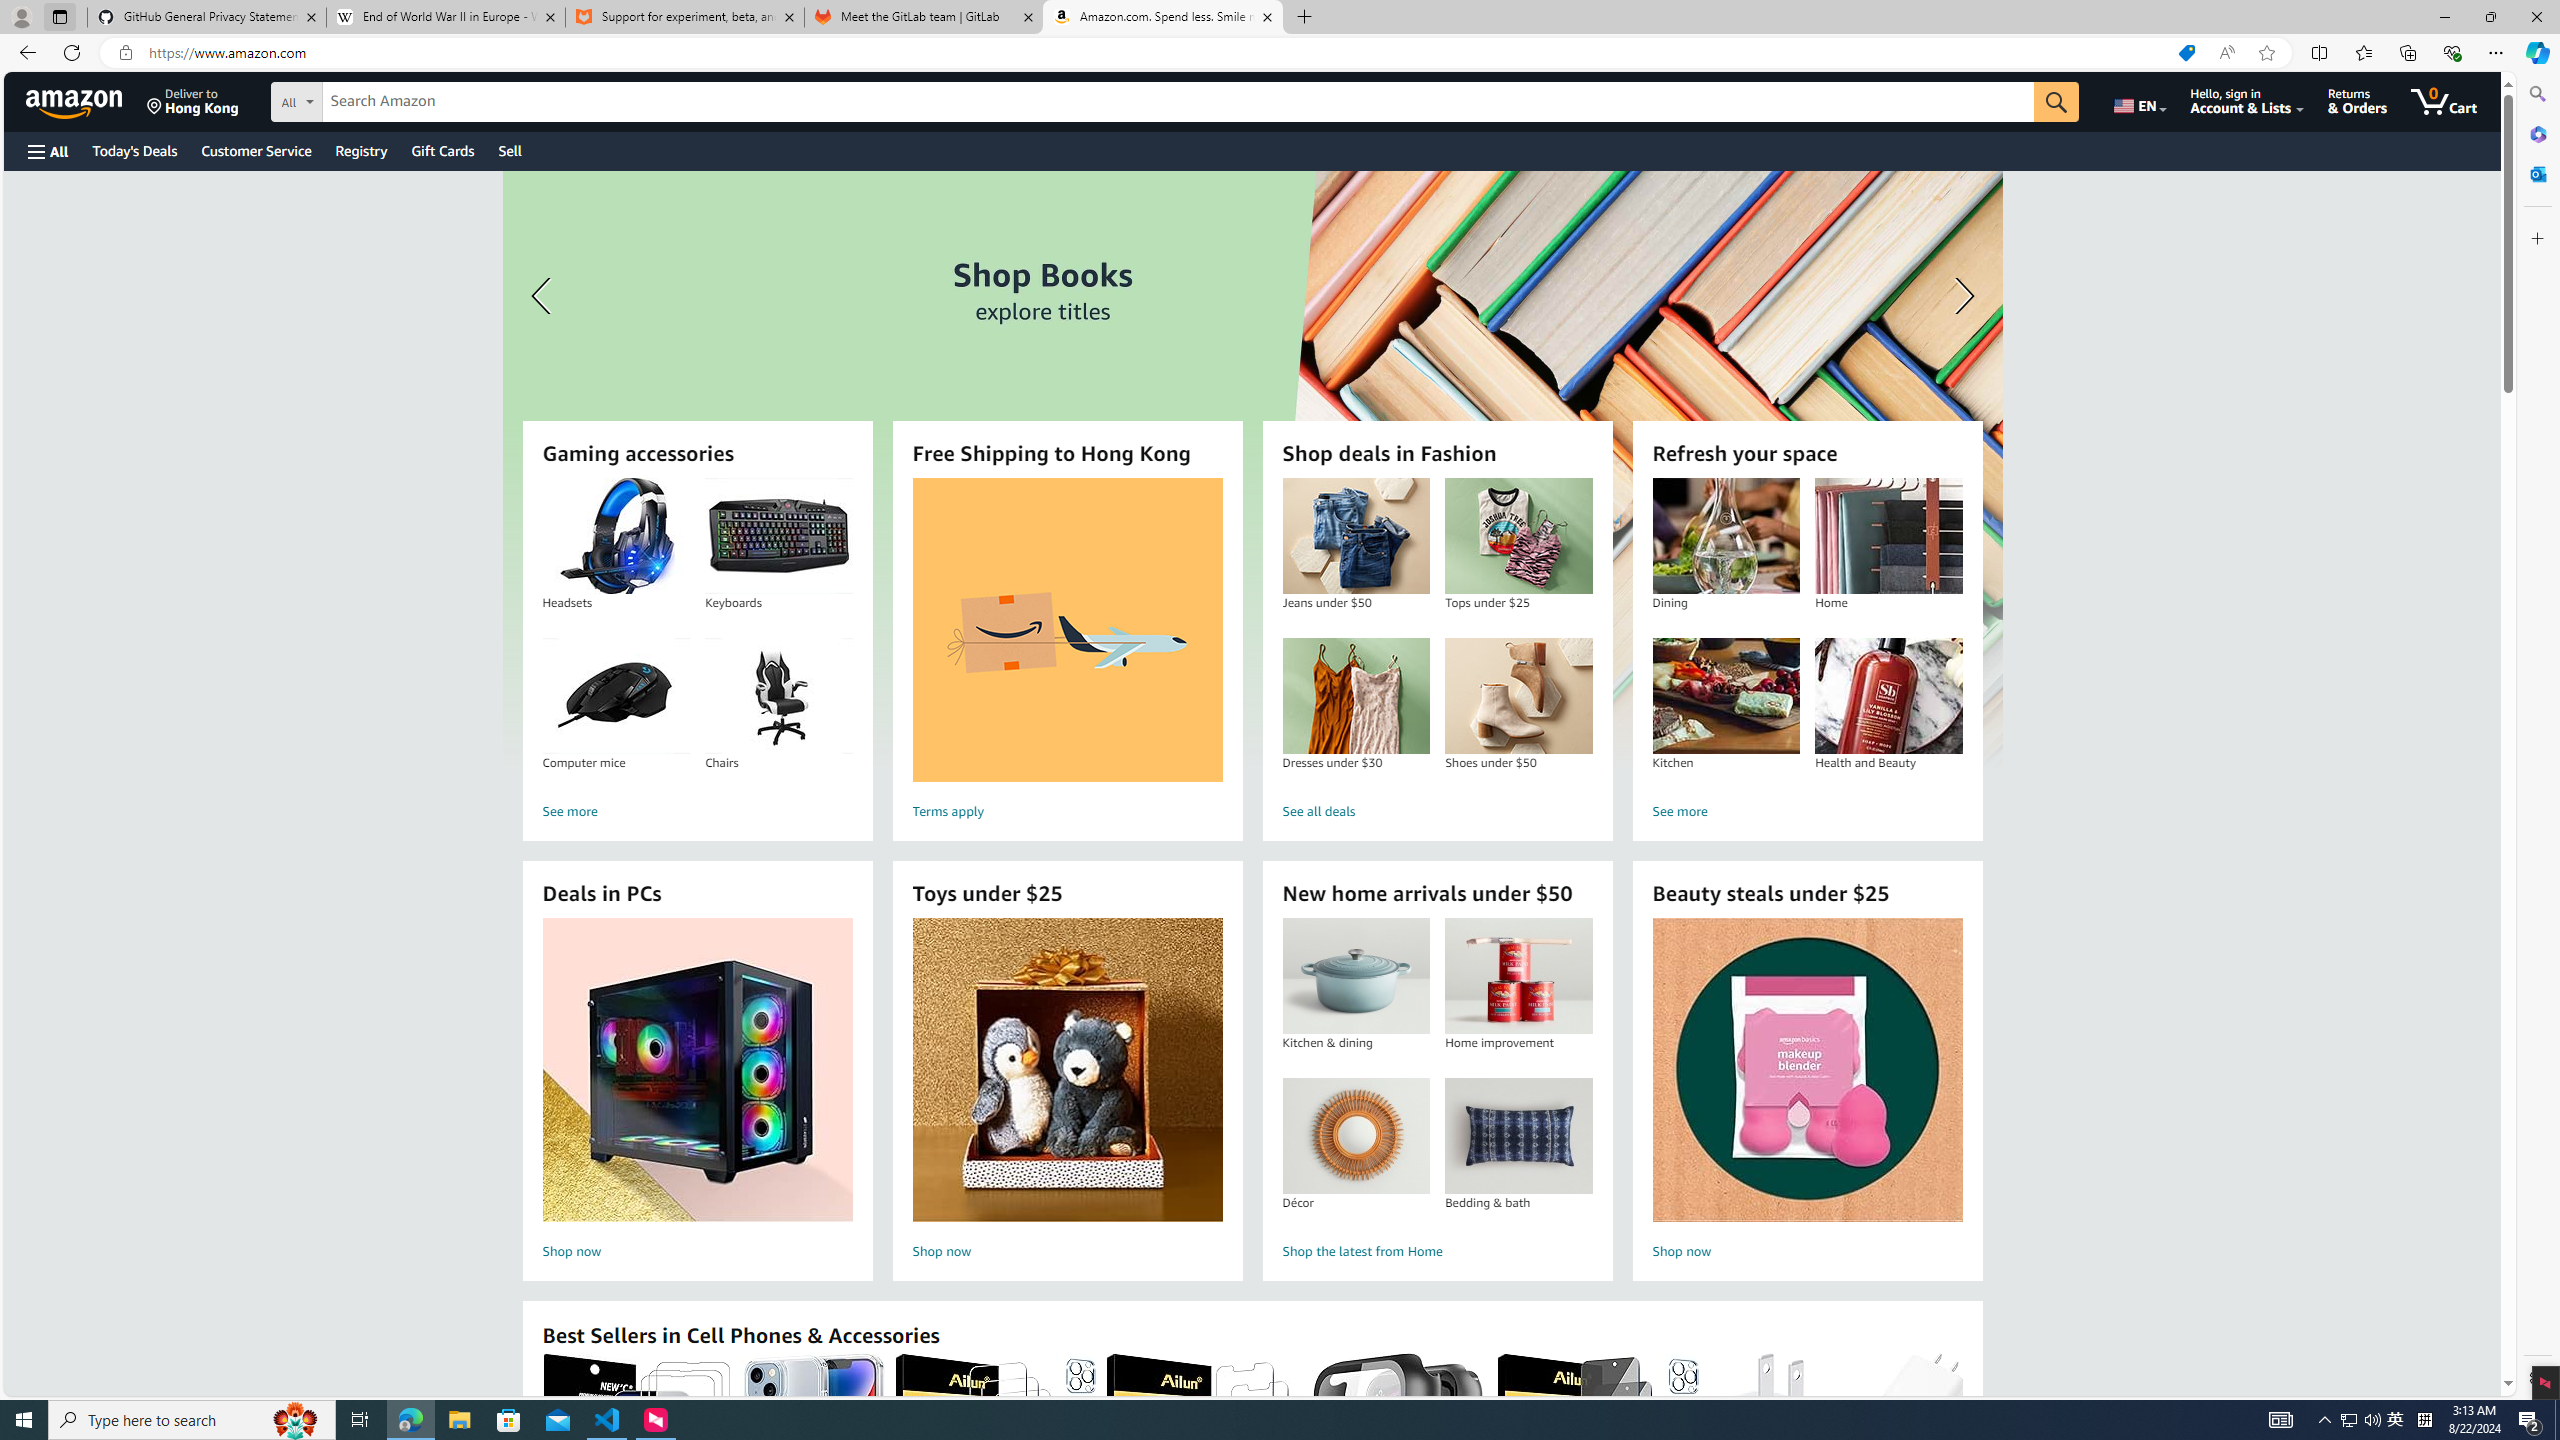 This screenshot has height=1440, width=2560. I want to click on 'Amazon.com. Spend less. Smile more.', so click(1161, 16).